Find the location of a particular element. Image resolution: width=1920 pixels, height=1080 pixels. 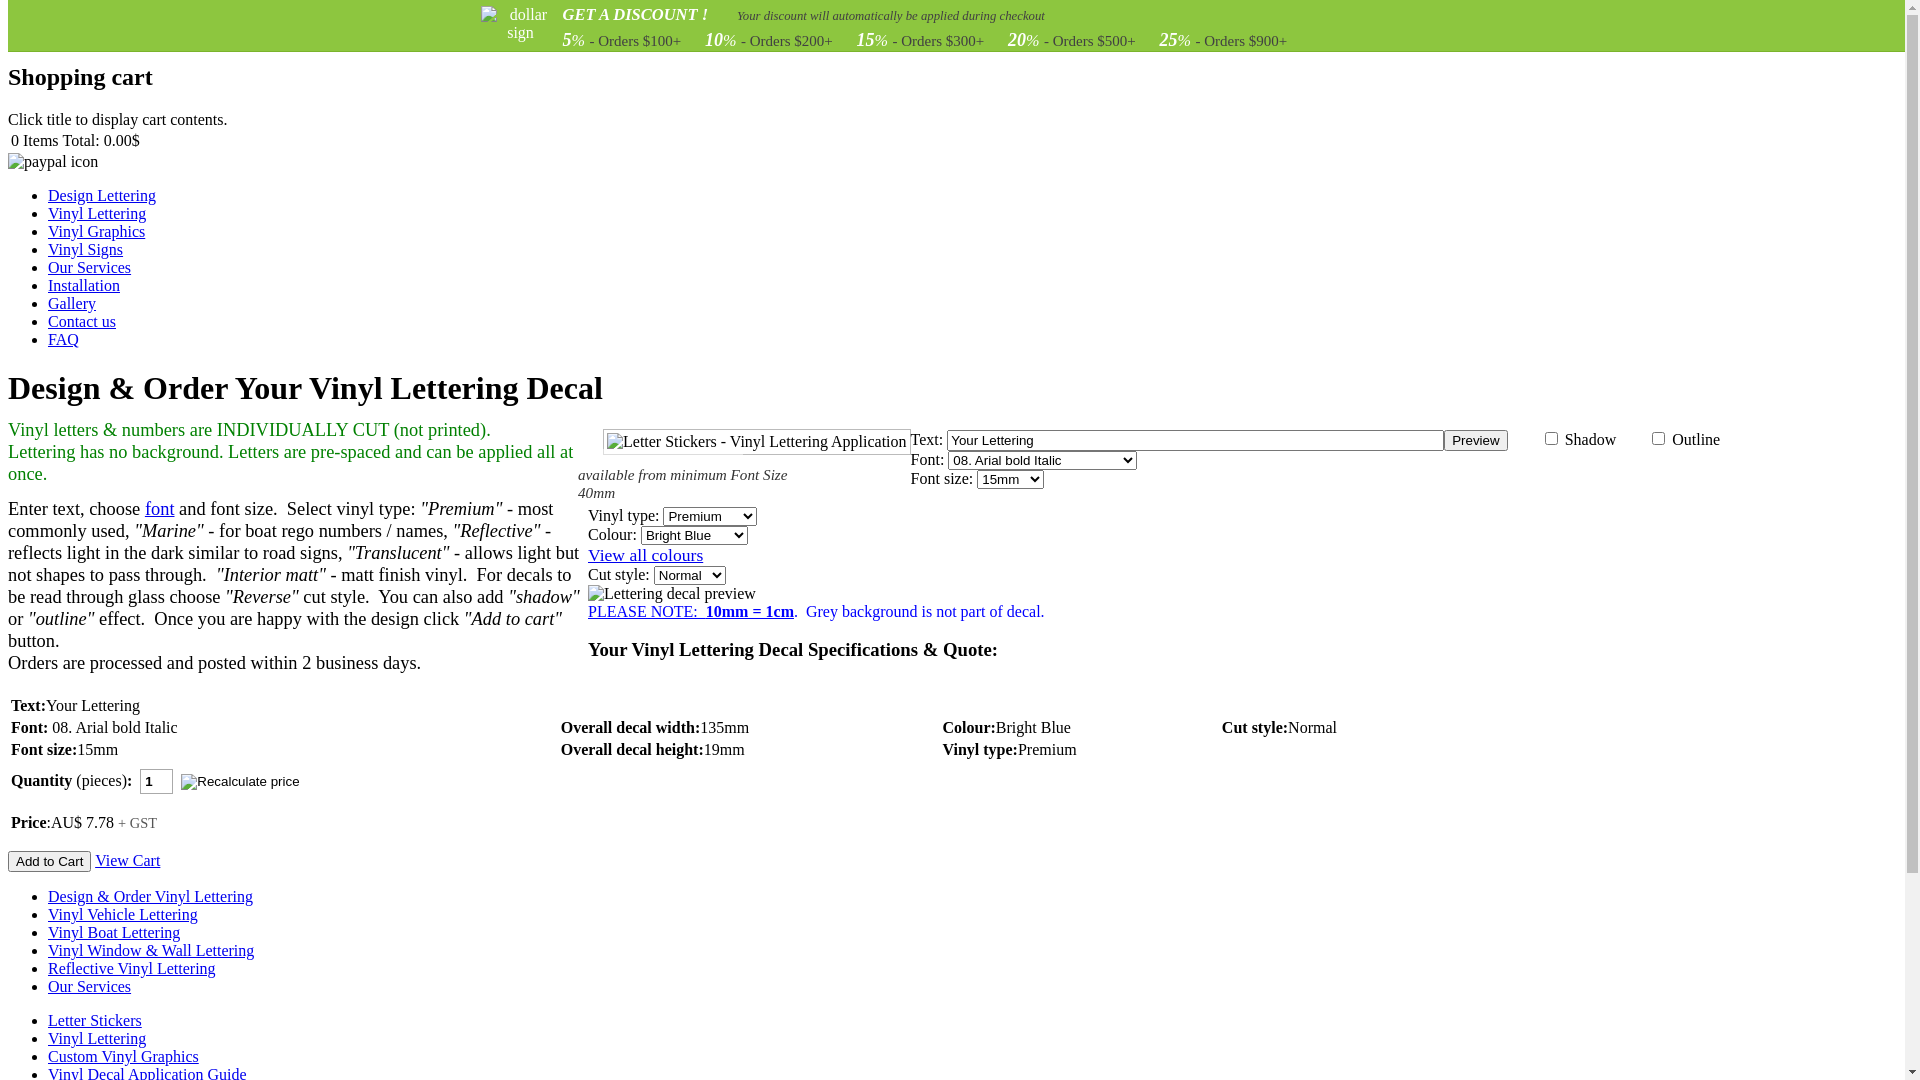

'Vinyl Graphics' is located at coordinates (95, 230).